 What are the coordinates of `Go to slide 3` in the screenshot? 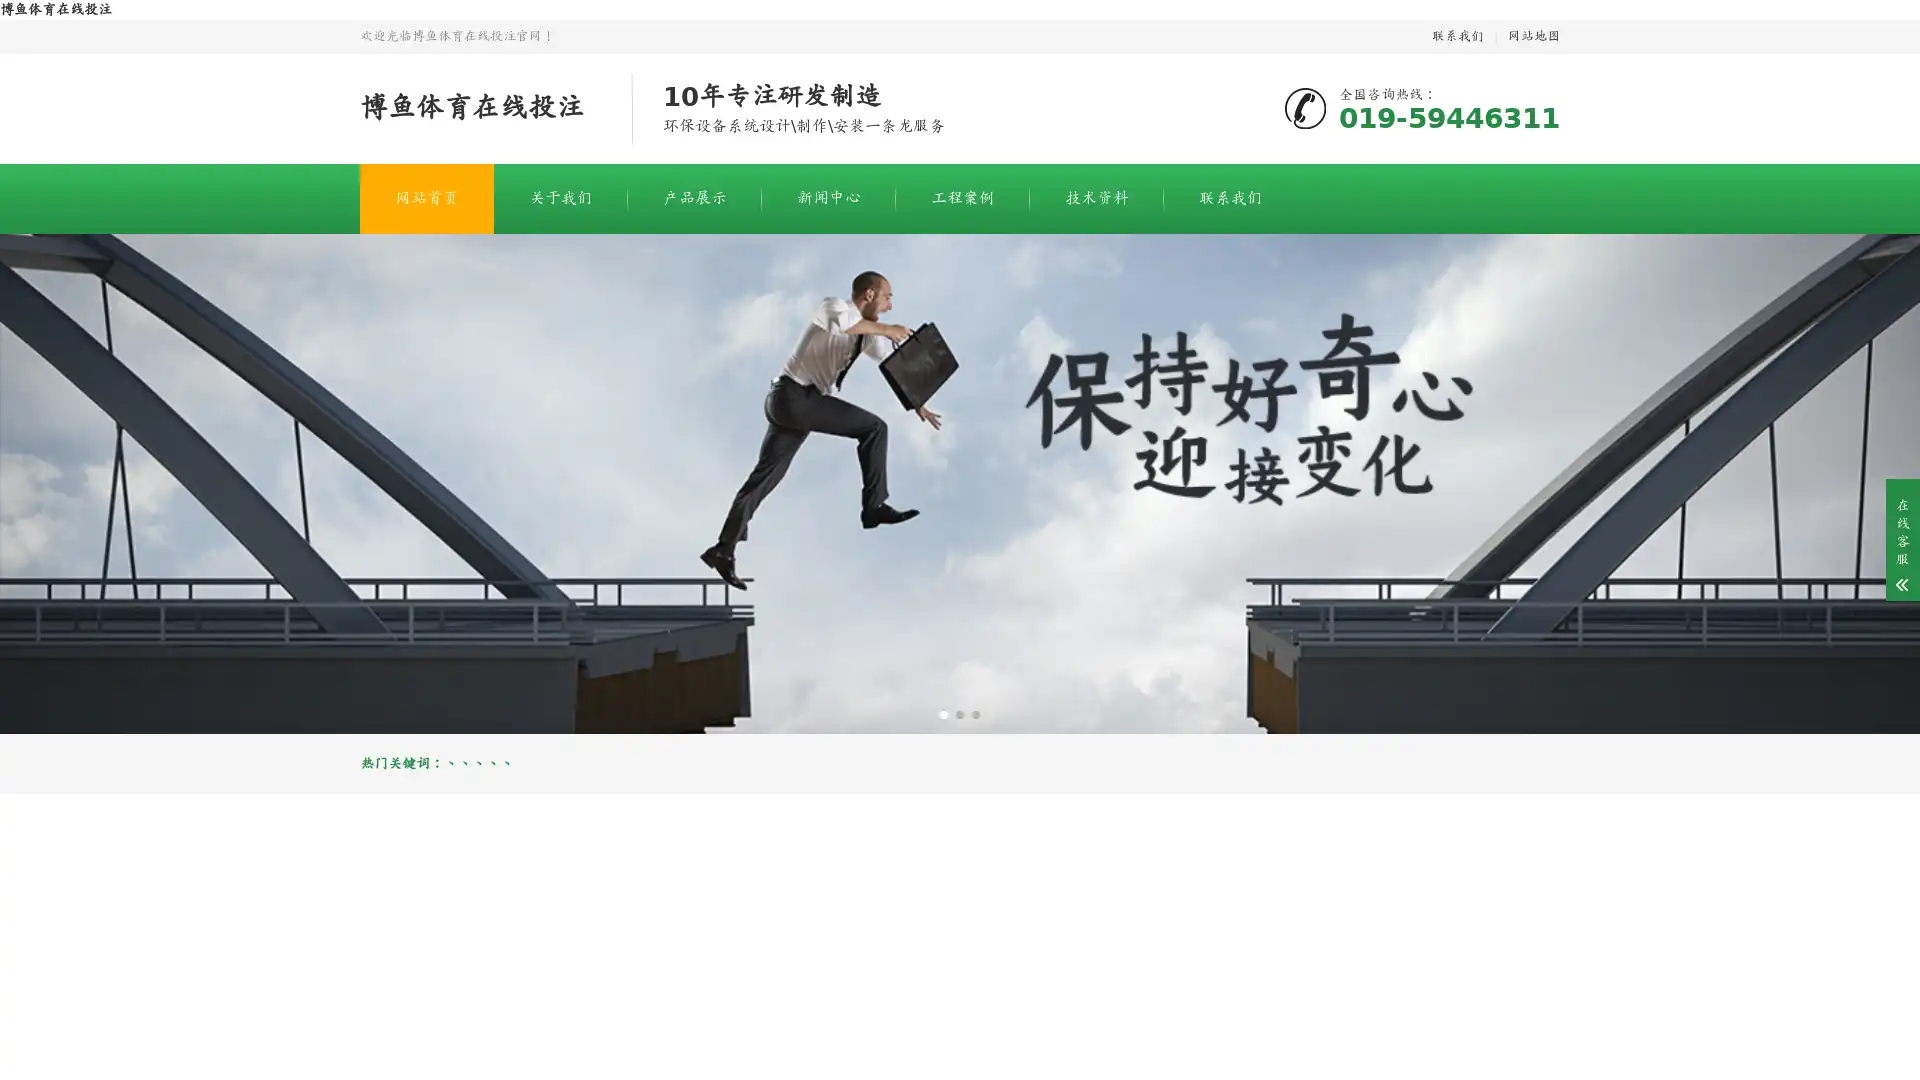 It's located at (975, 713).